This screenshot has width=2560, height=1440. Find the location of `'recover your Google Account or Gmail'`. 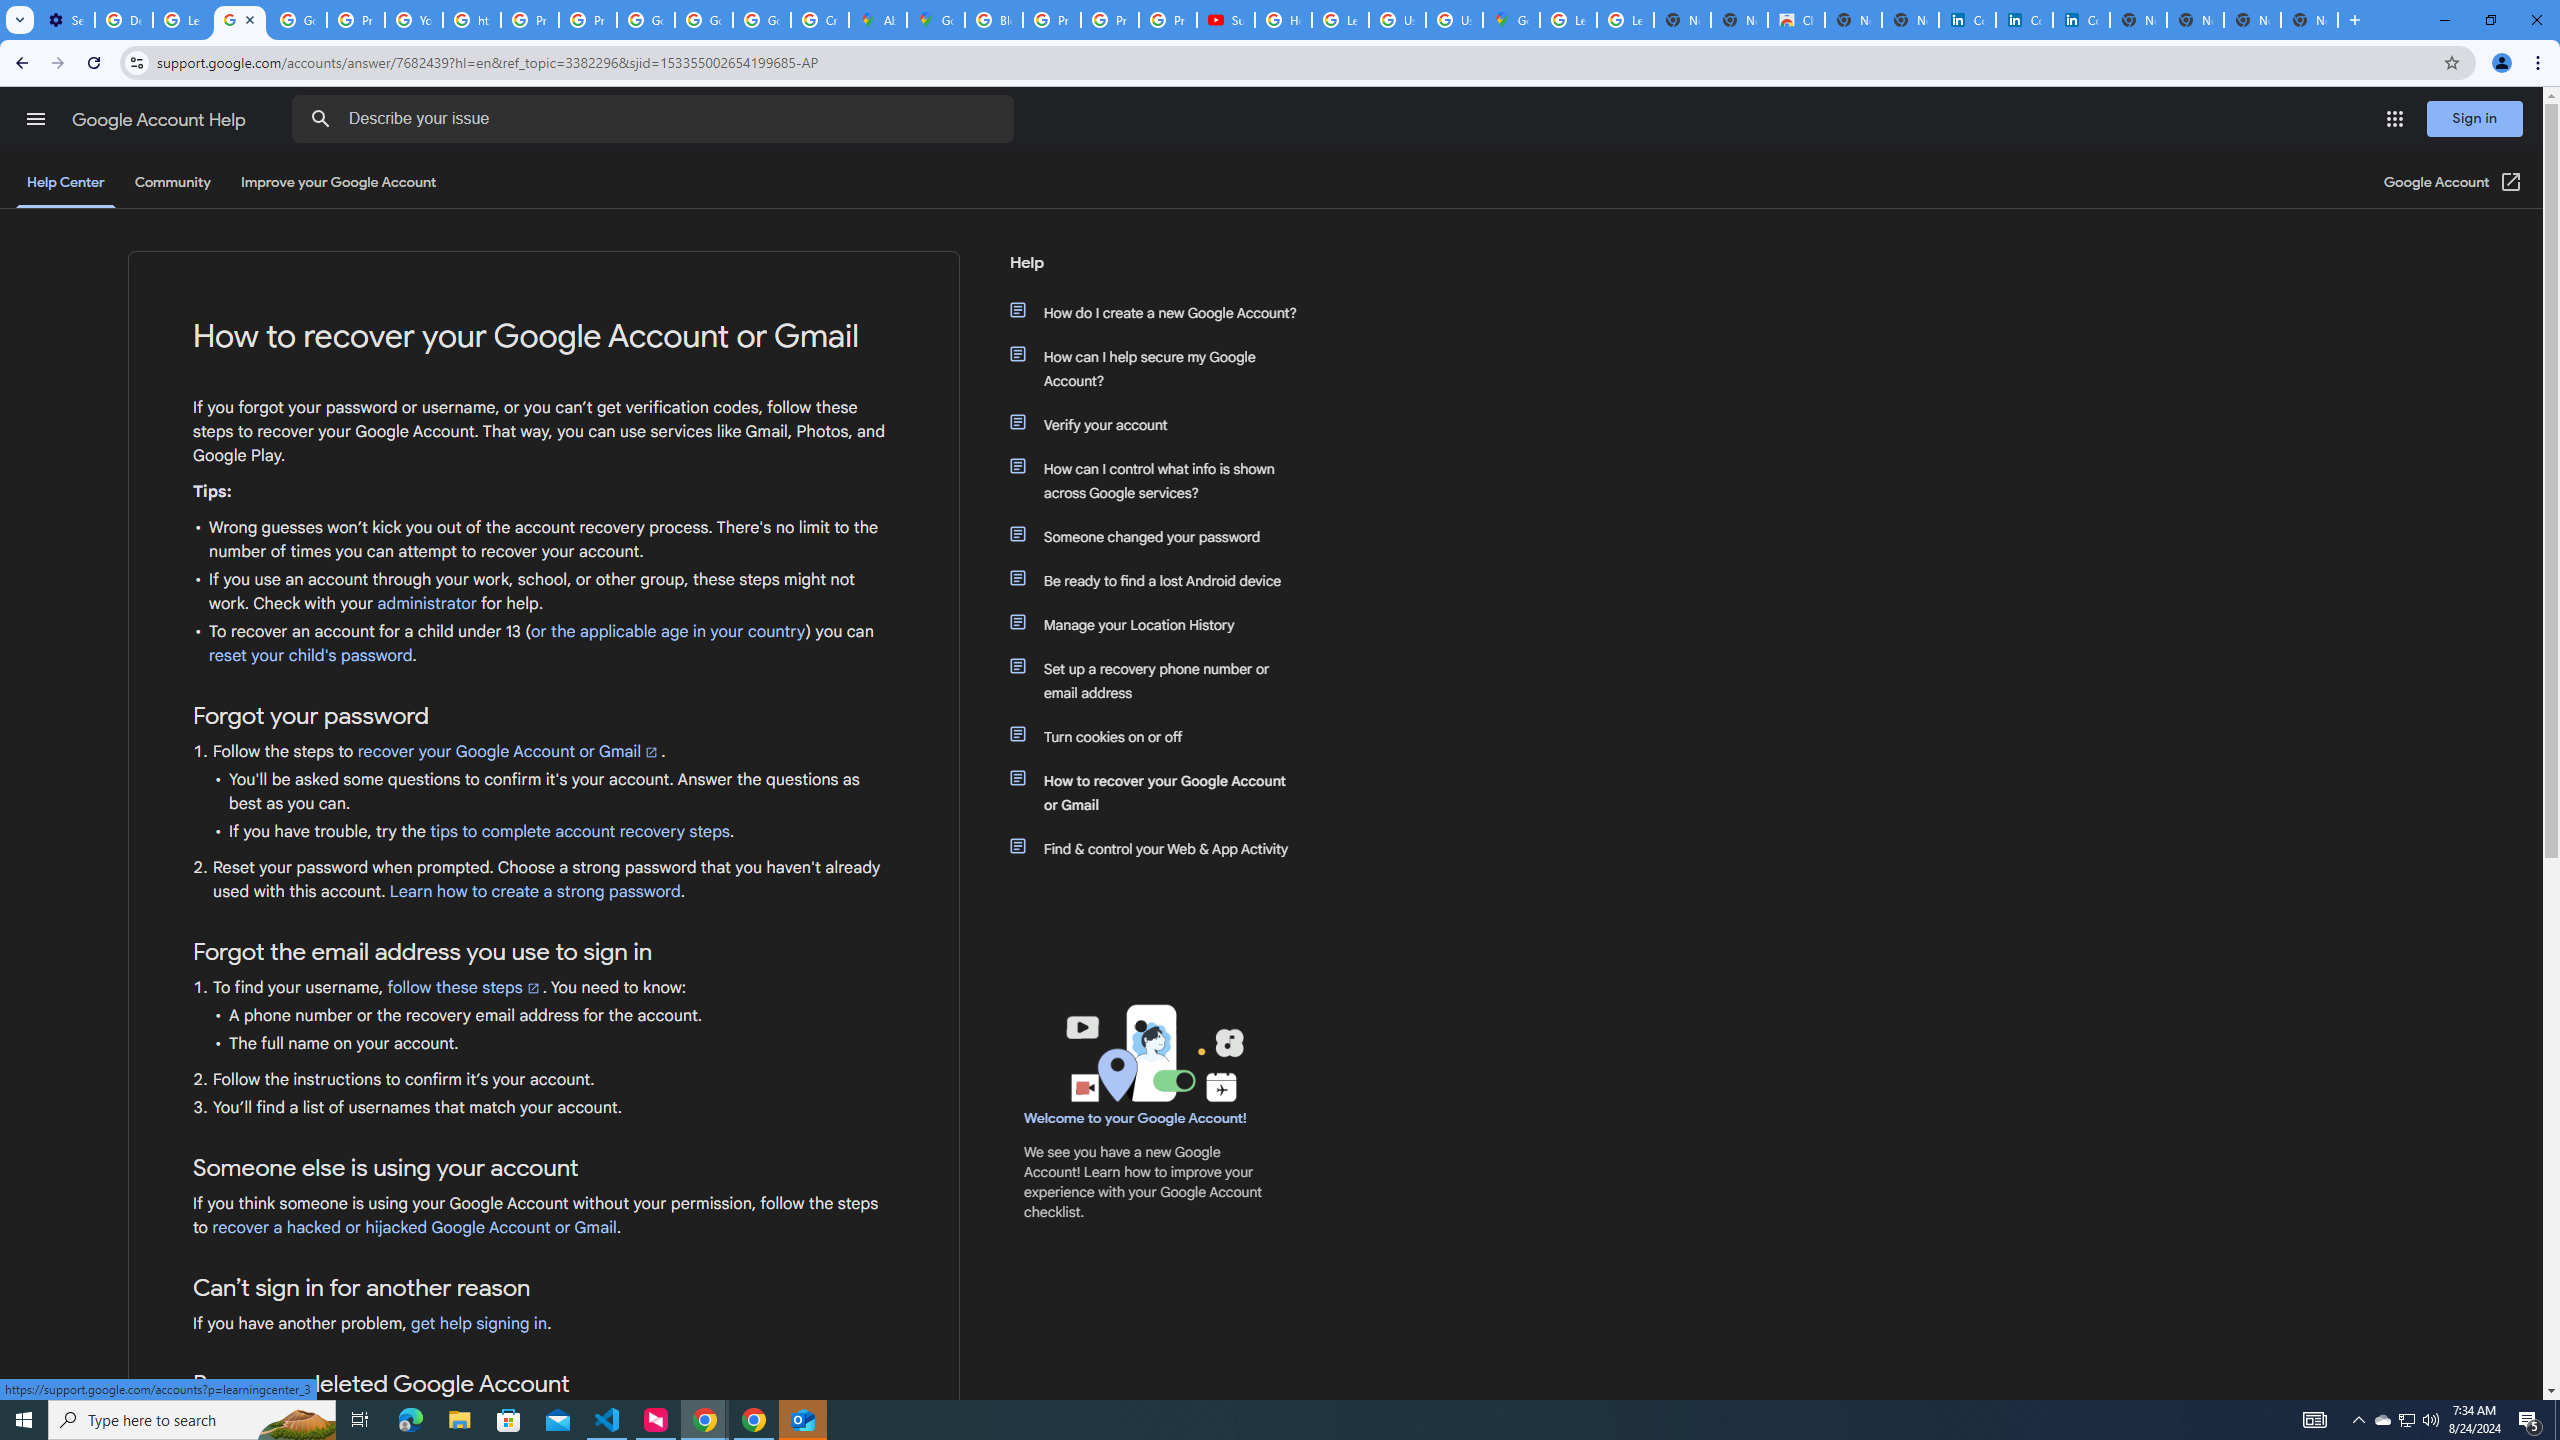

'recover your Google Account or Gmail' is located at coordinates (509, 750).